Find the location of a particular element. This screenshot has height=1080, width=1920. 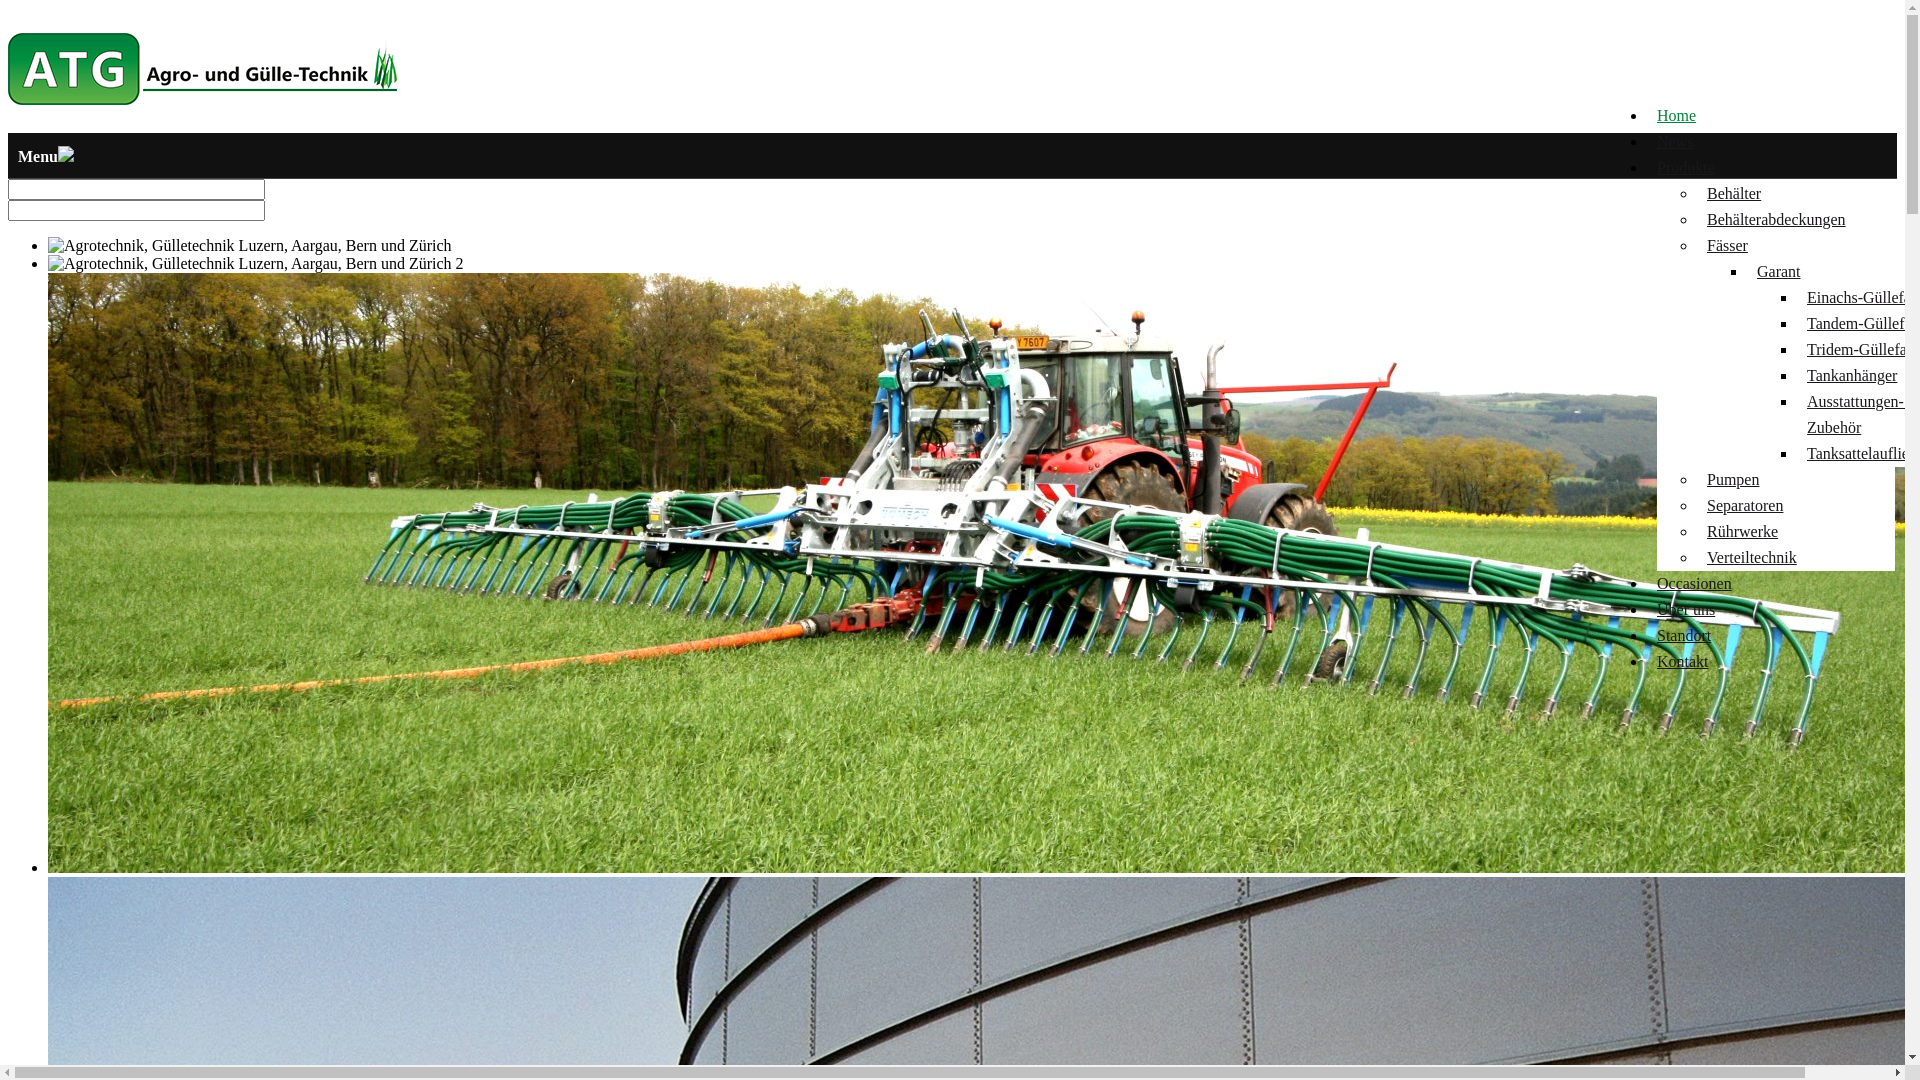

'Verteiltechnik' is located at coordinates (1706, 557).